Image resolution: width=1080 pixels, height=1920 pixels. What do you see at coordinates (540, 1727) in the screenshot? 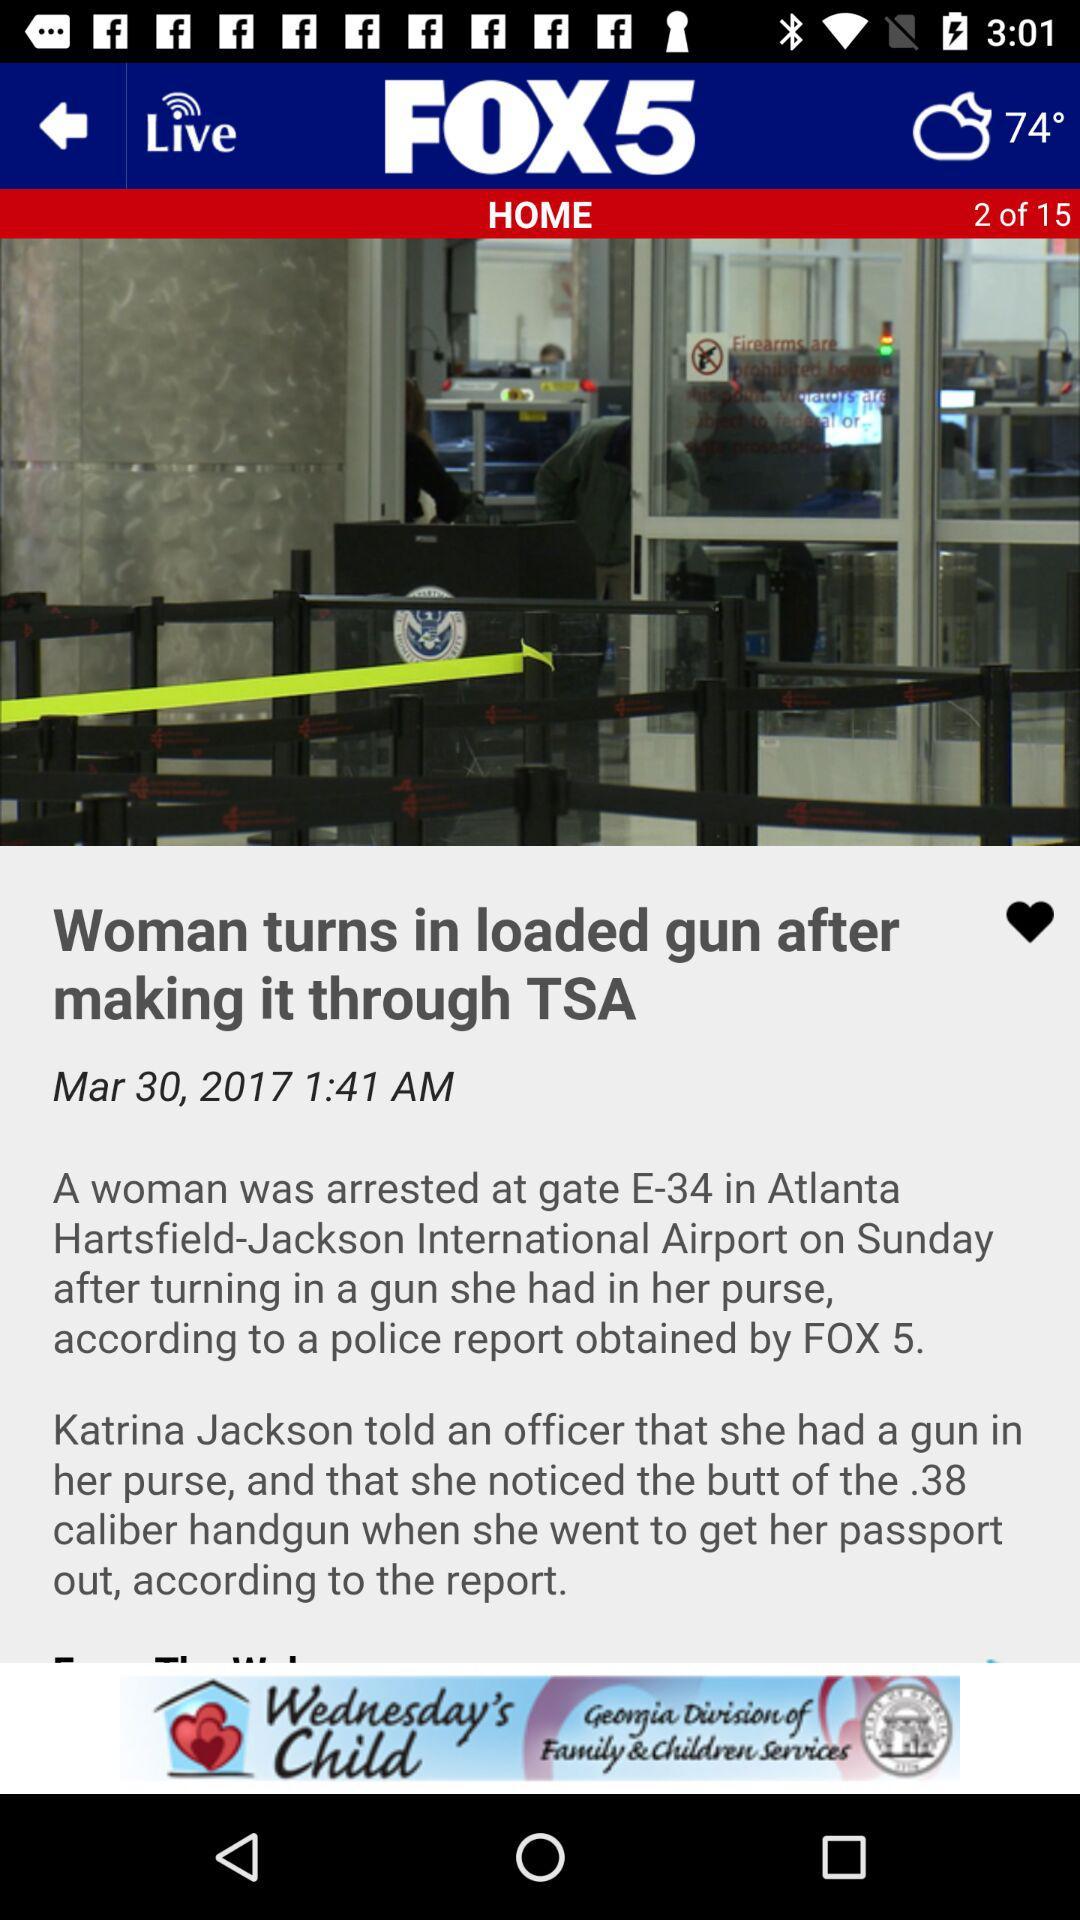
I see `link in advertisement` at bounding box center [540, 1727].